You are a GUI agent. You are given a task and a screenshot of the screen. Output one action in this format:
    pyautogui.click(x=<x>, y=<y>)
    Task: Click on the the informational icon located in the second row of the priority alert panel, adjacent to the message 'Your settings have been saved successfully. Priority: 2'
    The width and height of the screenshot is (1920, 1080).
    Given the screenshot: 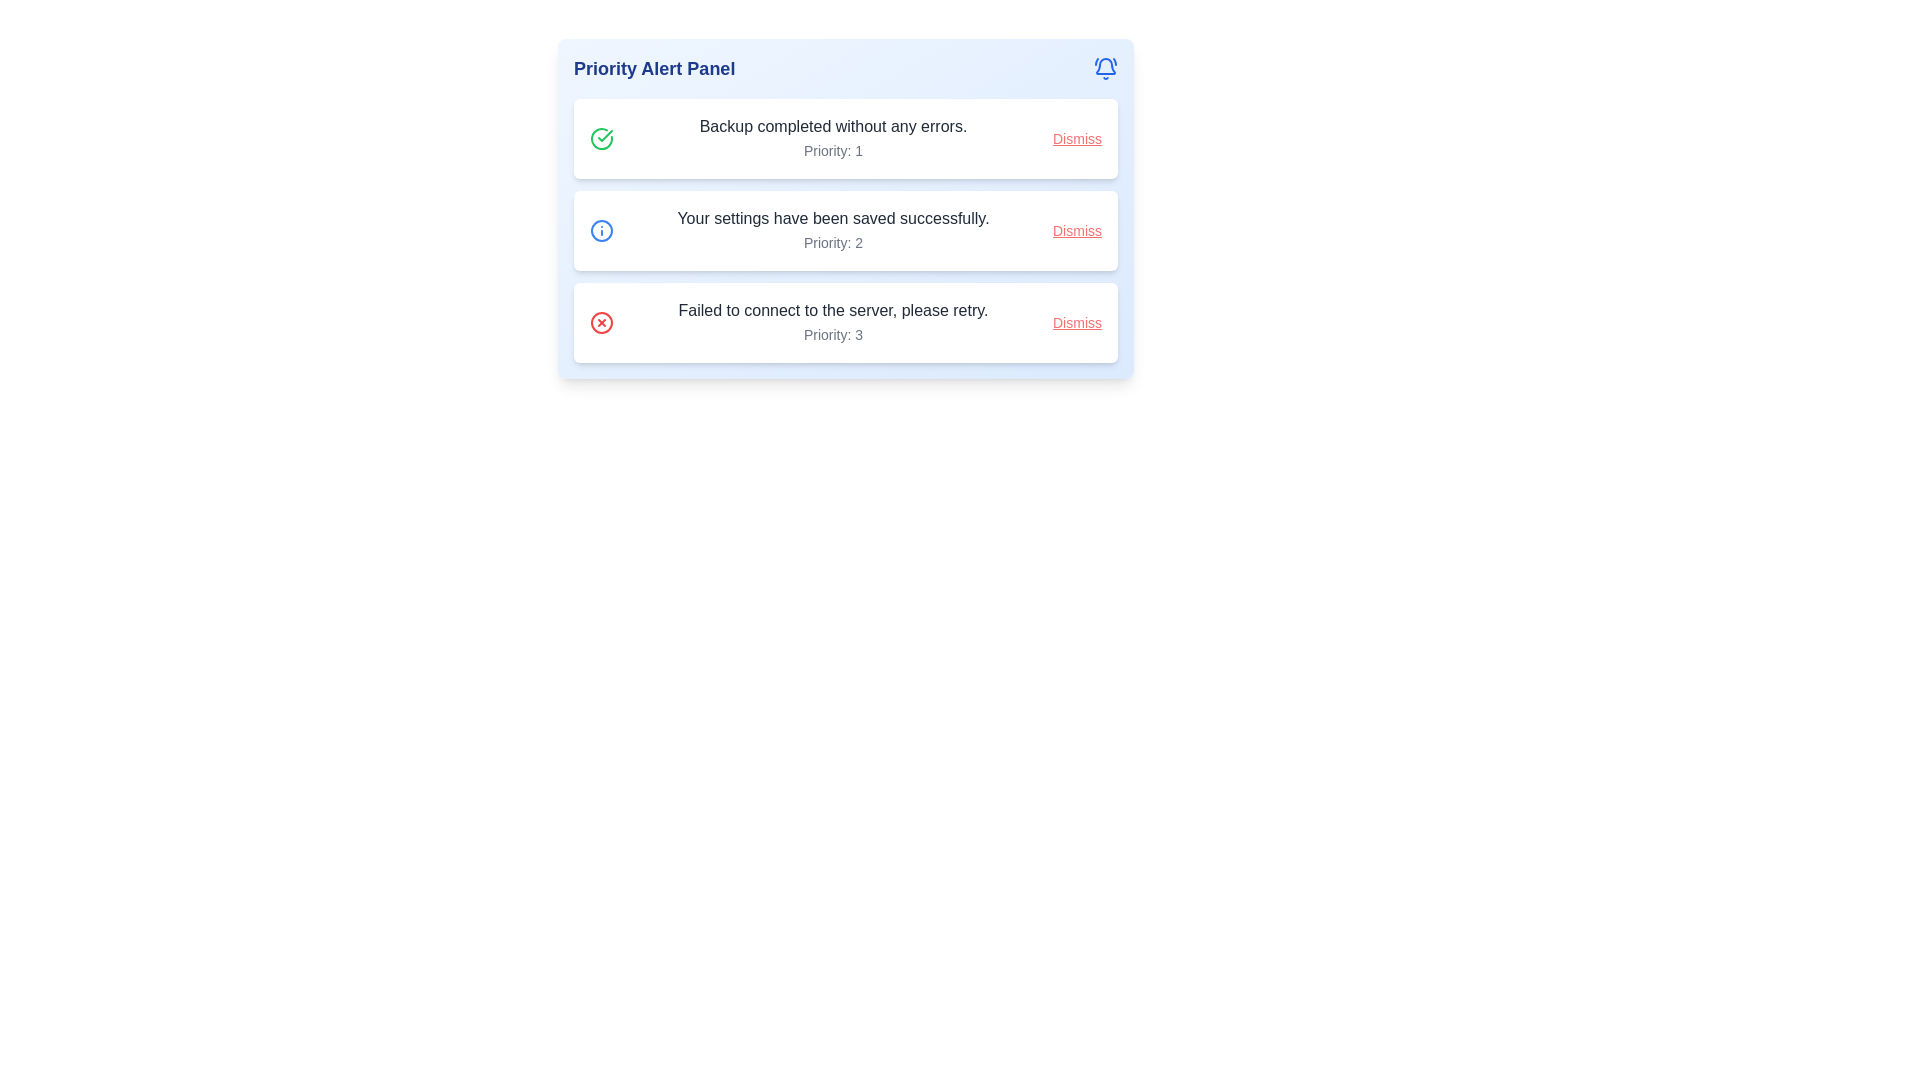 What is the action you would take?
    pyautogui.click(x=600, y=230)
    